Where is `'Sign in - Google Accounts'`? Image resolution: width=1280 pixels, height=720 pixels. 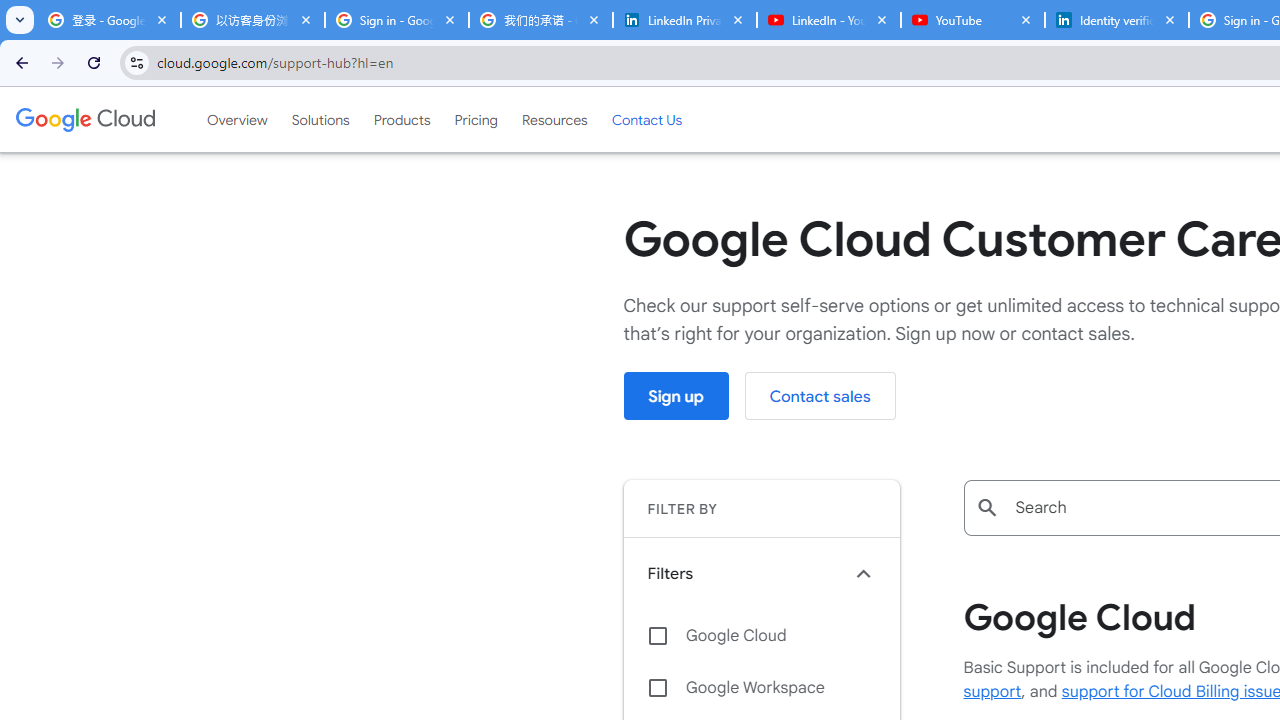 'Sign in - Google Accounts' is located at coordinates (396, 20).